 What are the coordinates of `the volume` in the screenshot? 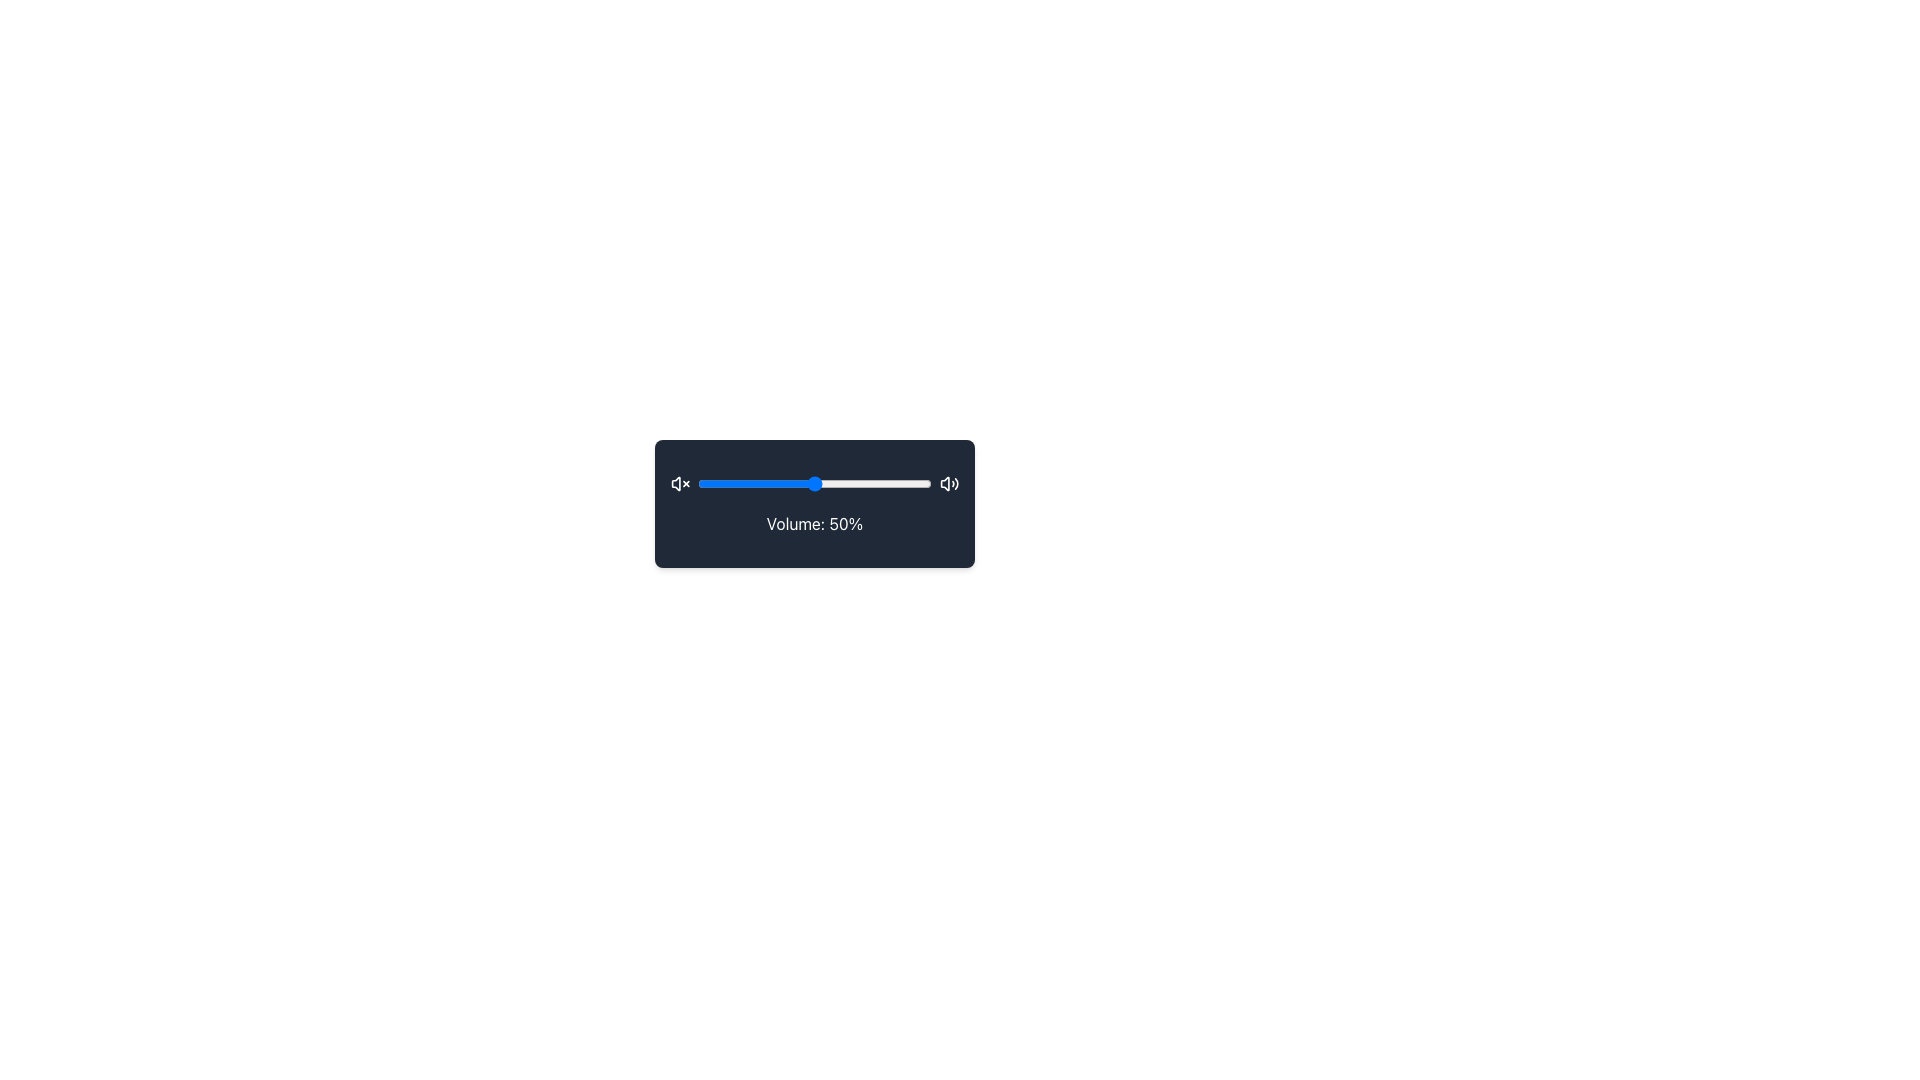 It's located at (868, 483).